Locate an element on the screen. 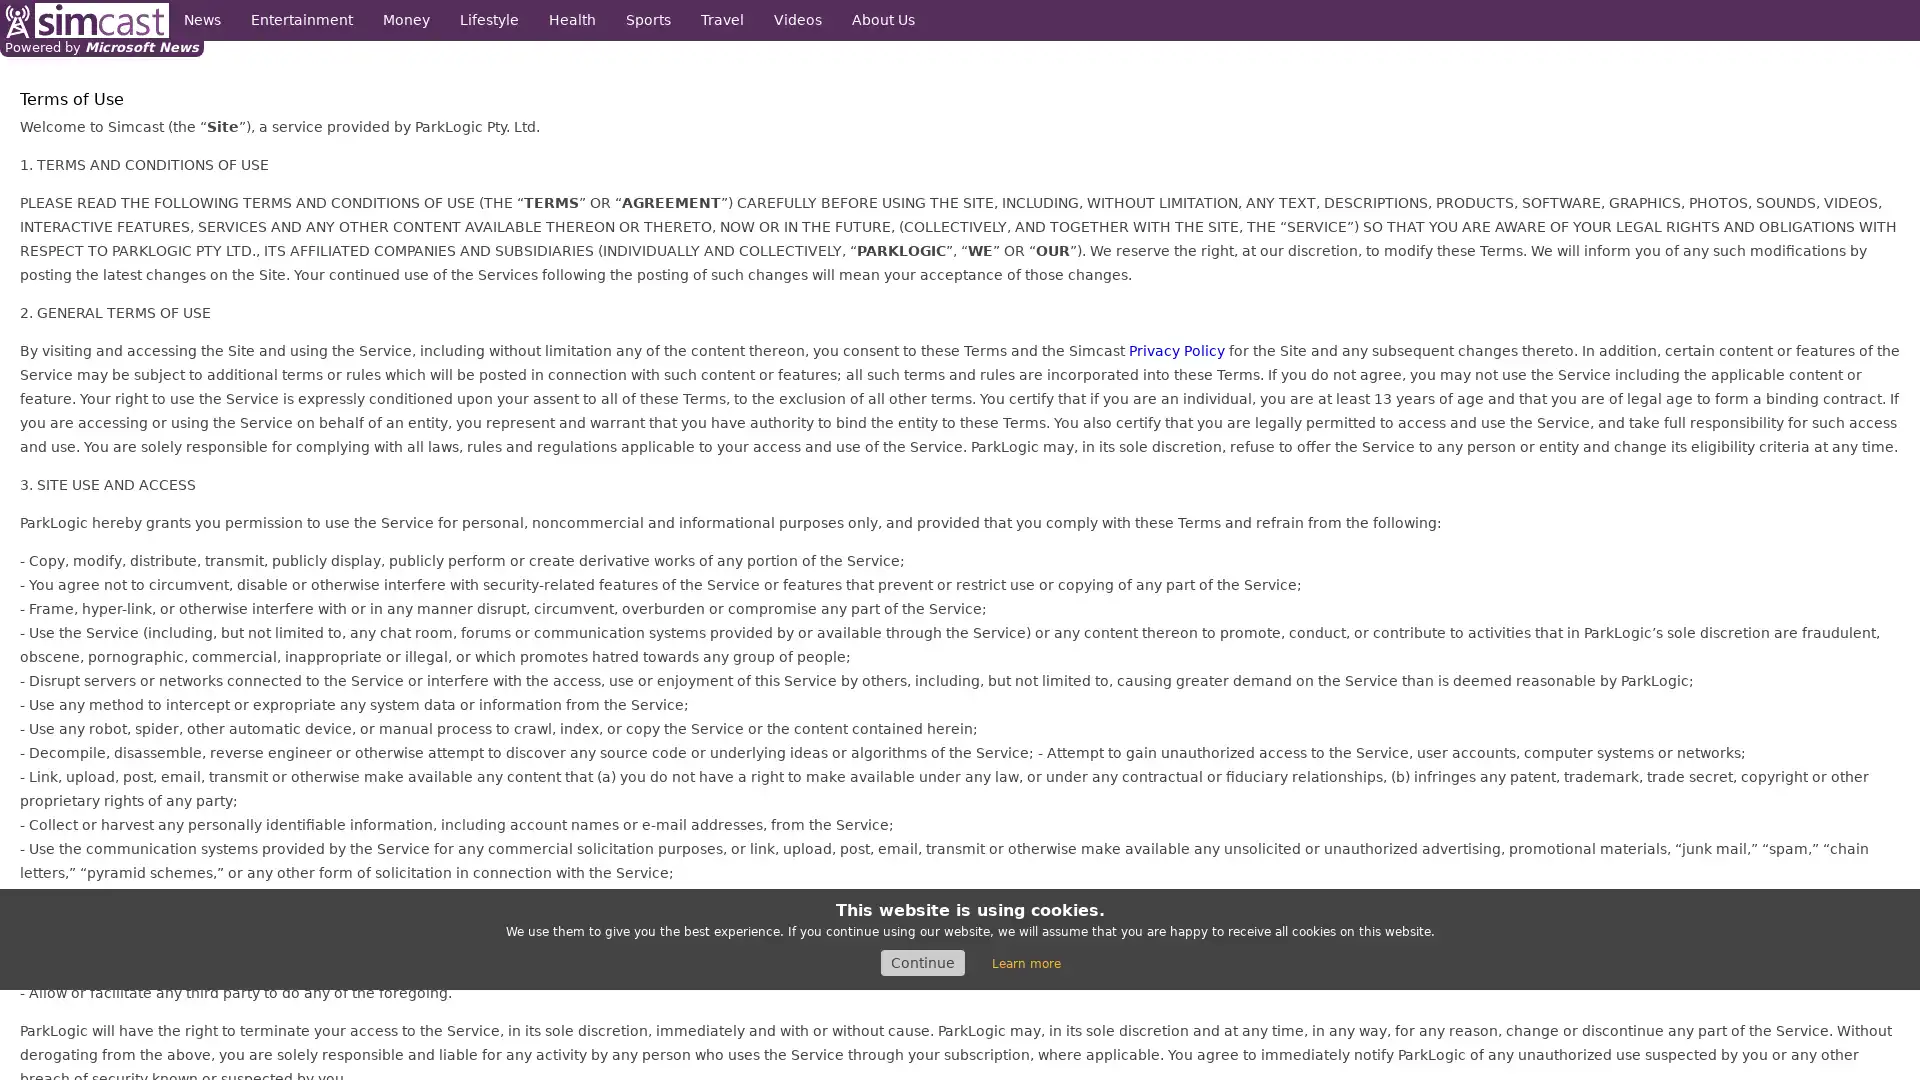 The width and height of the screenshot is (1920, 1080). Continue is located at coordinates (921, 962).